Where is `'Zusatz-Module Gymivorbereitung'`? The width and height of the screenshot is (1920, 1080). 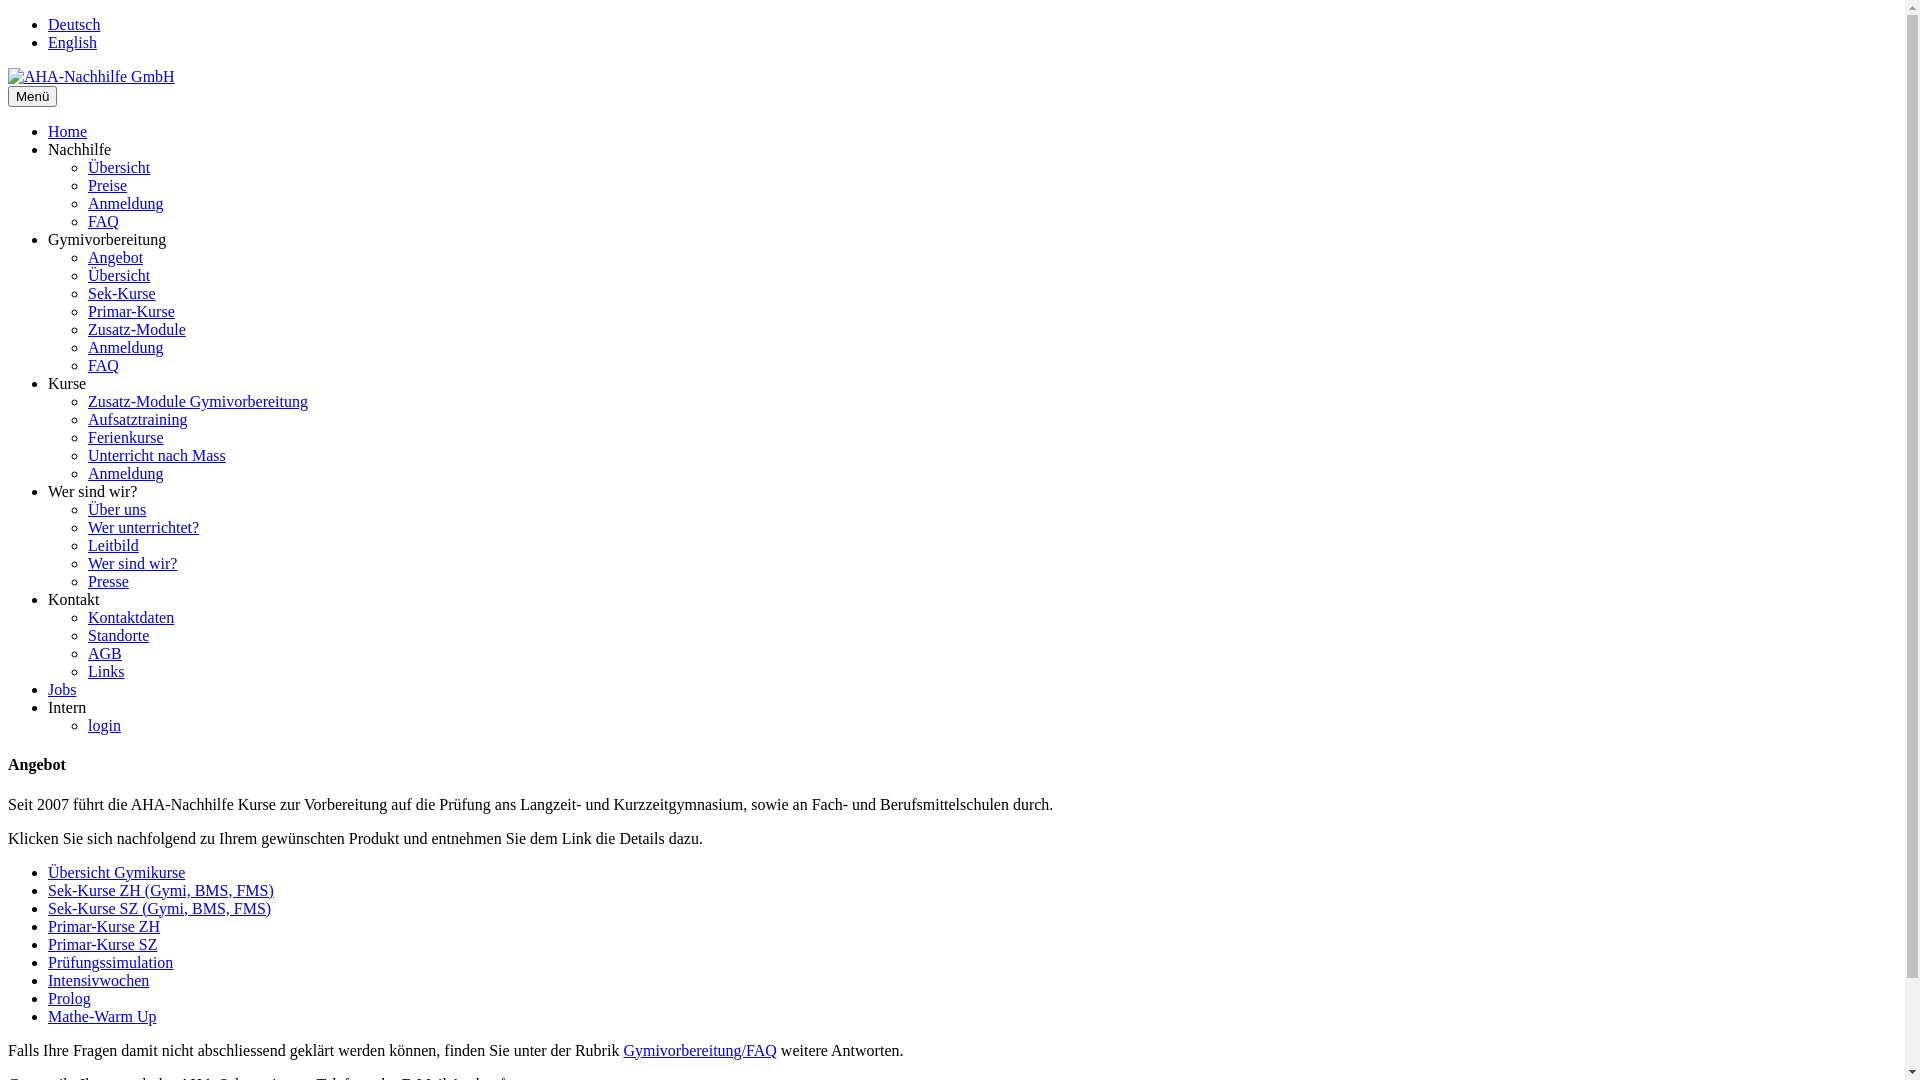 'Zusatz-Module Gymivorbereitung' is located at coordinates (197, 401).